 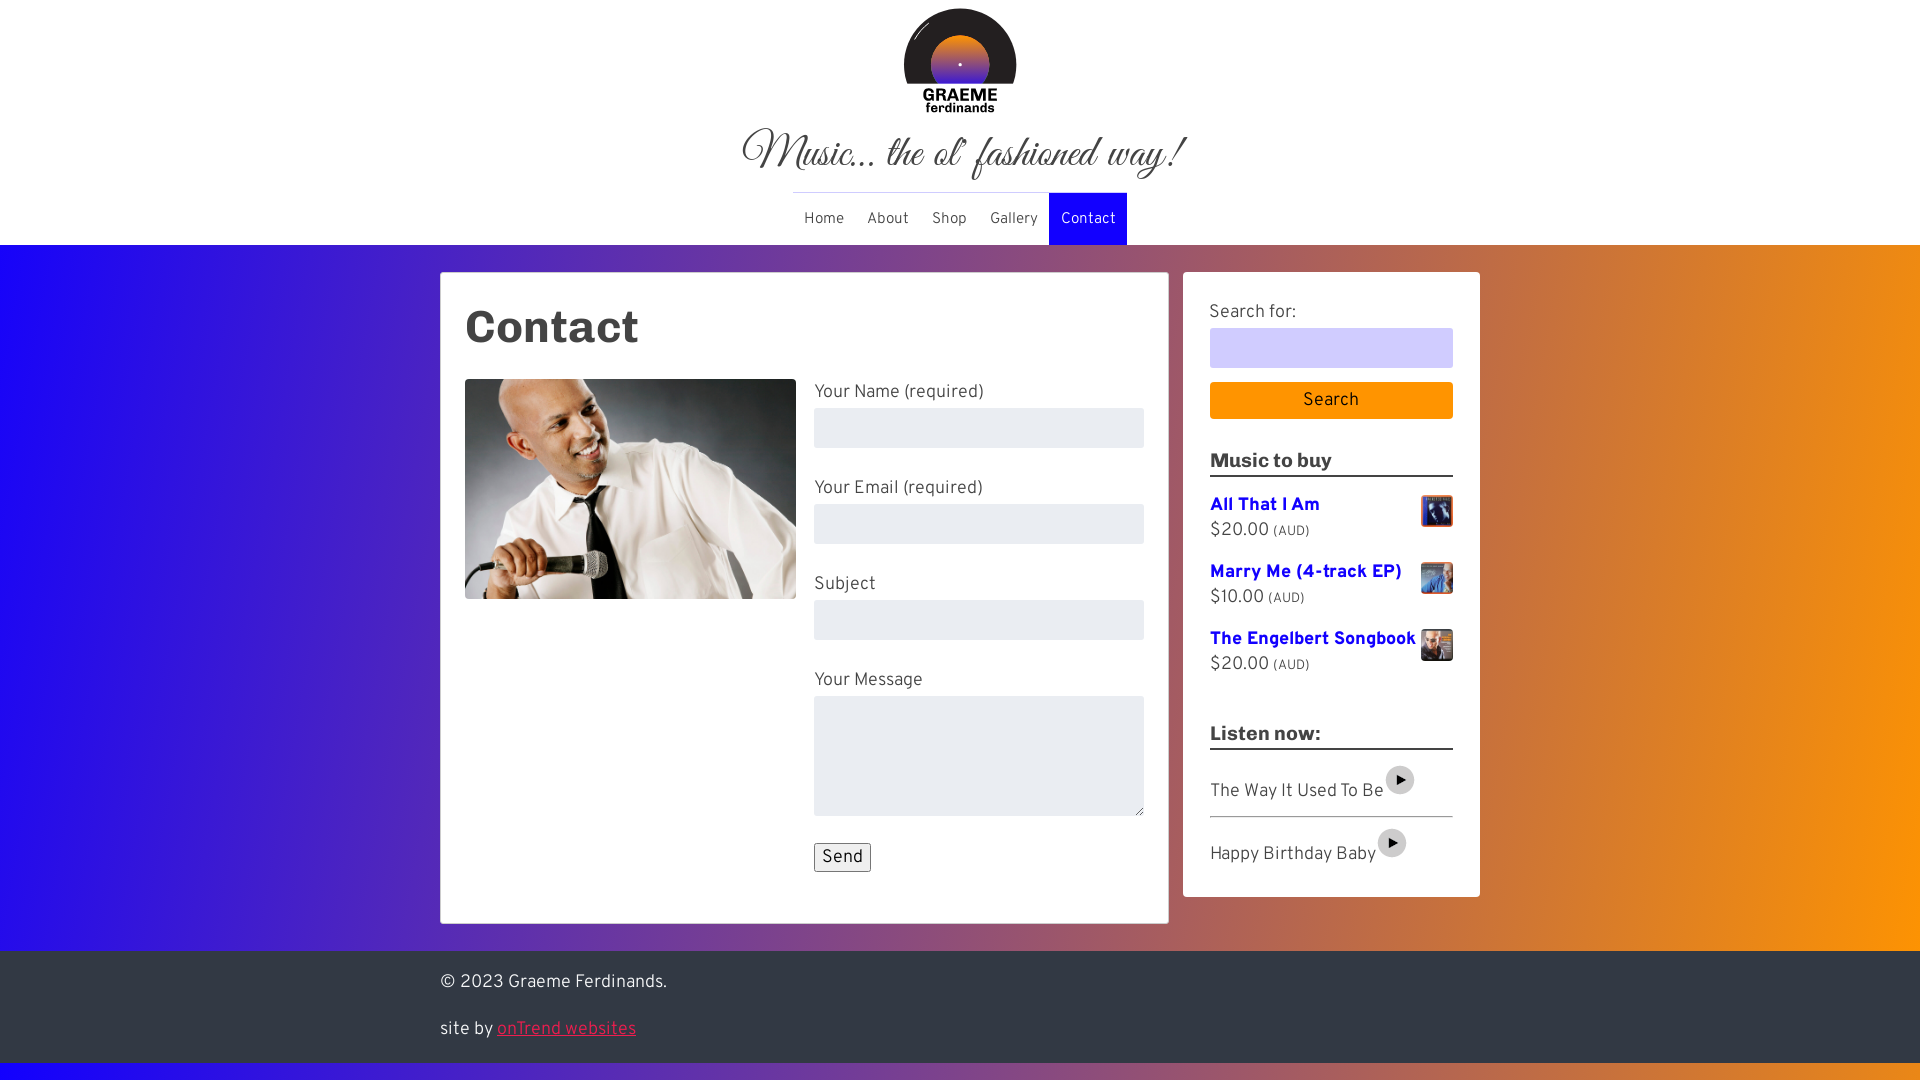 I want to click on 'Gallery', so click(x=1013, y=219).